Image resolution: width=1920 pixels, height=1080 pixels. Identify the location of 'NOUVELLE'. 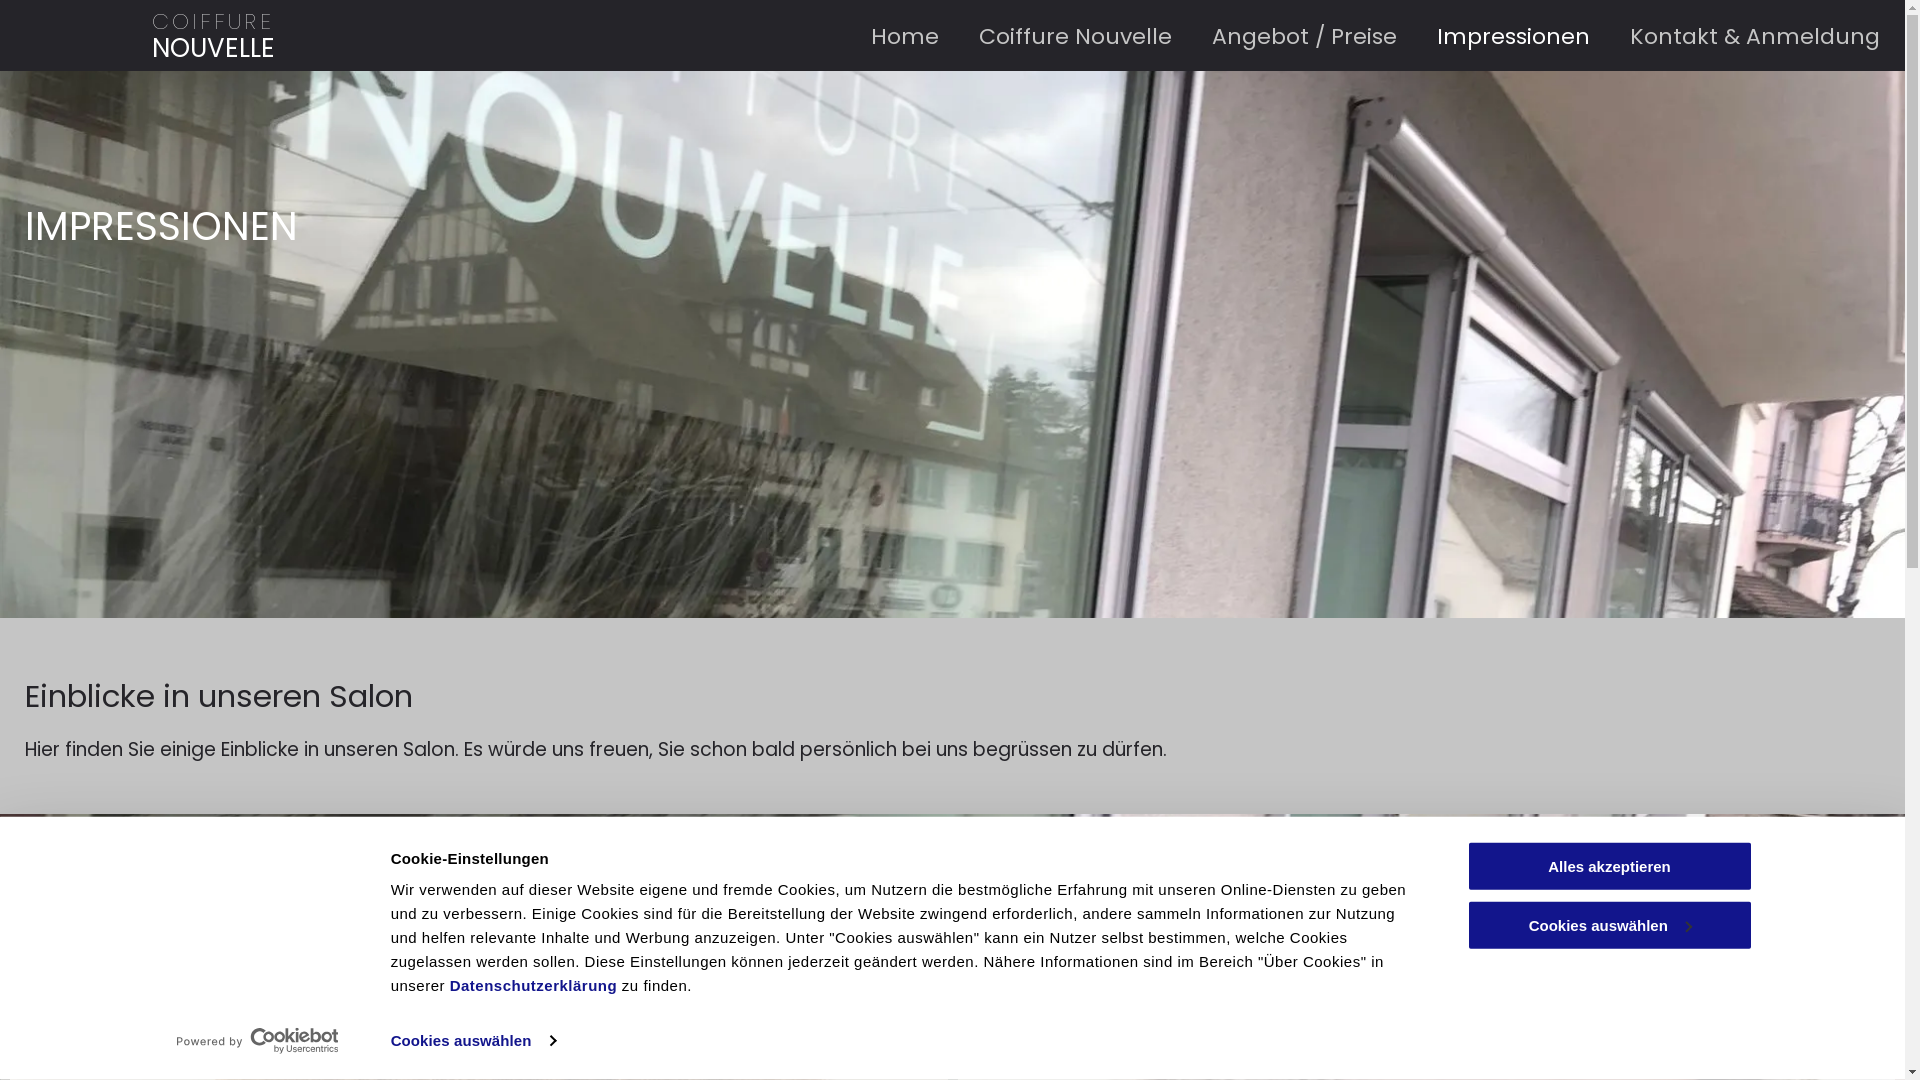
(151, 46).